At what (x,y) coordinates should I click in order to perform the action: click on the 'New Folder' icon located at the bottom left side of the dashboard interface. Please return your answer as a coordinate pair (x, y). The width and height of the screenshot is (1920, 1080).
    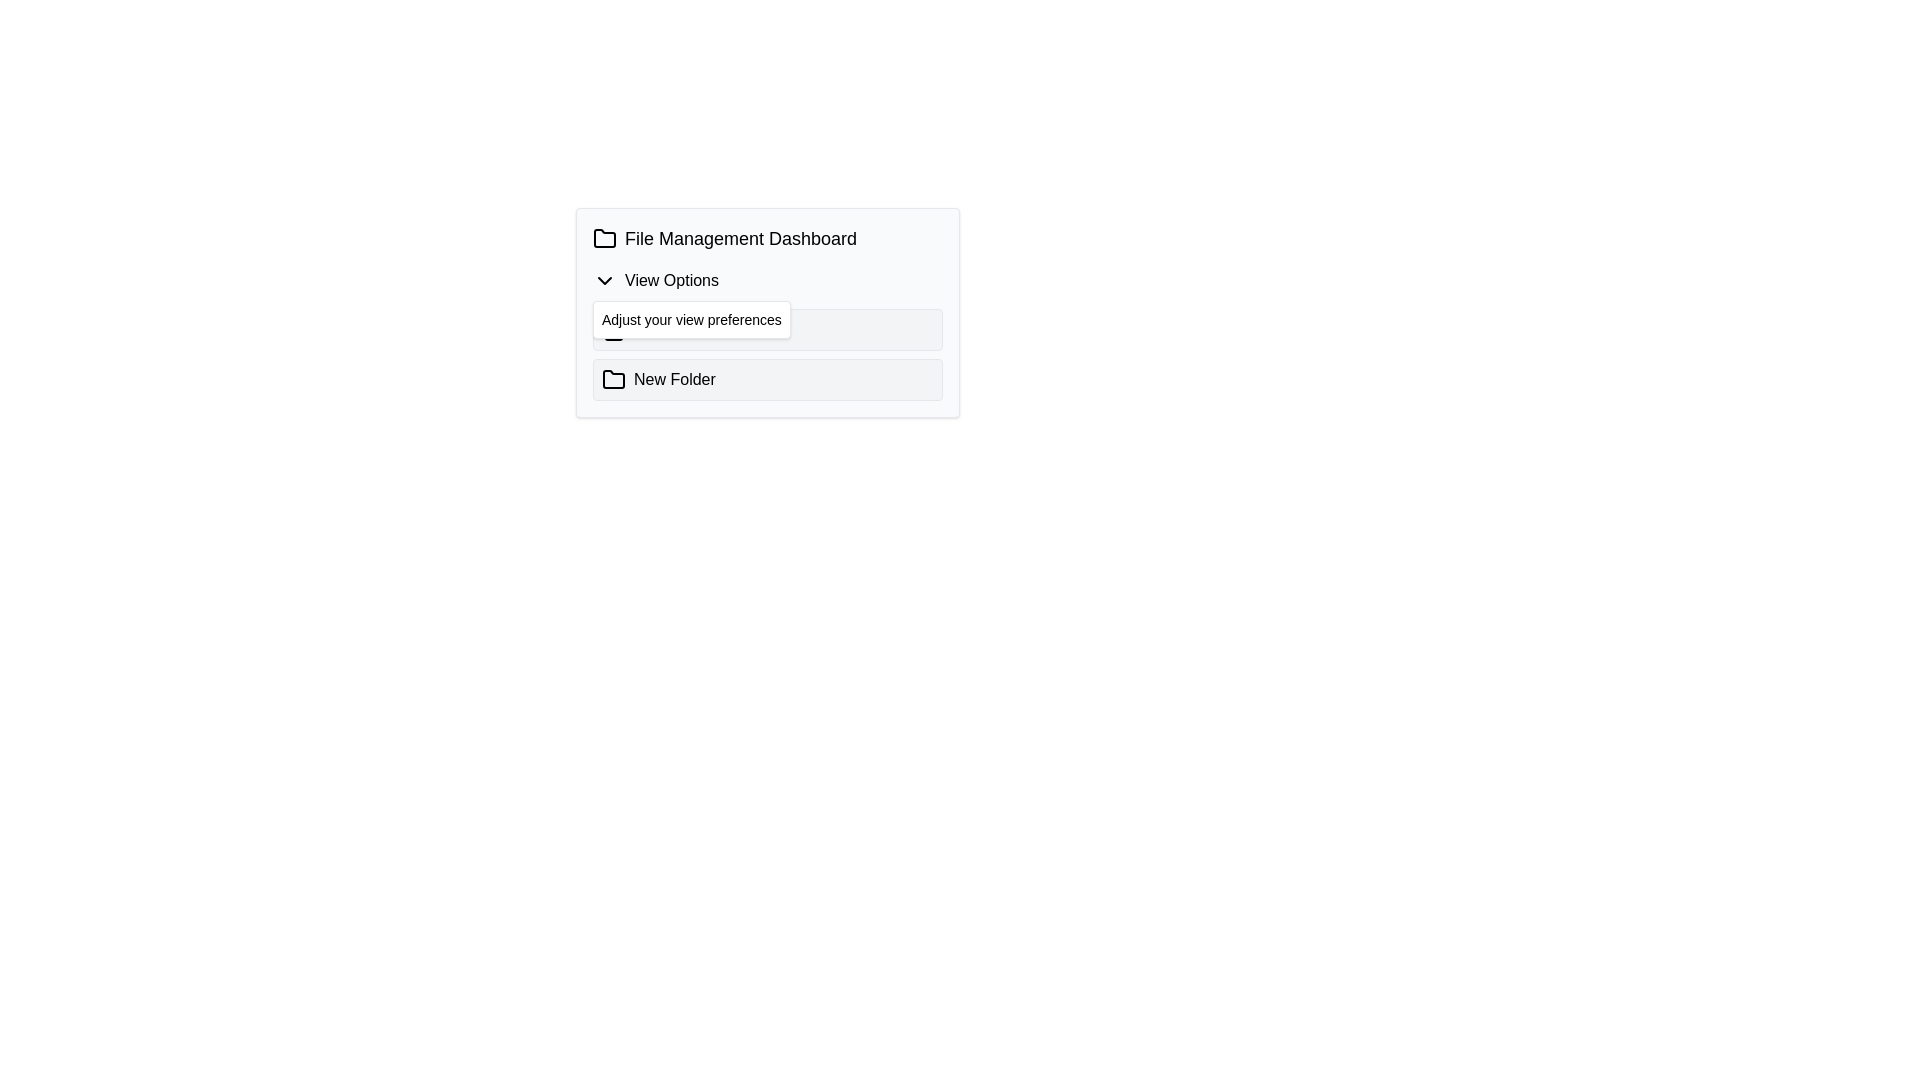
    Looking at the image, I should click on (613, 379).